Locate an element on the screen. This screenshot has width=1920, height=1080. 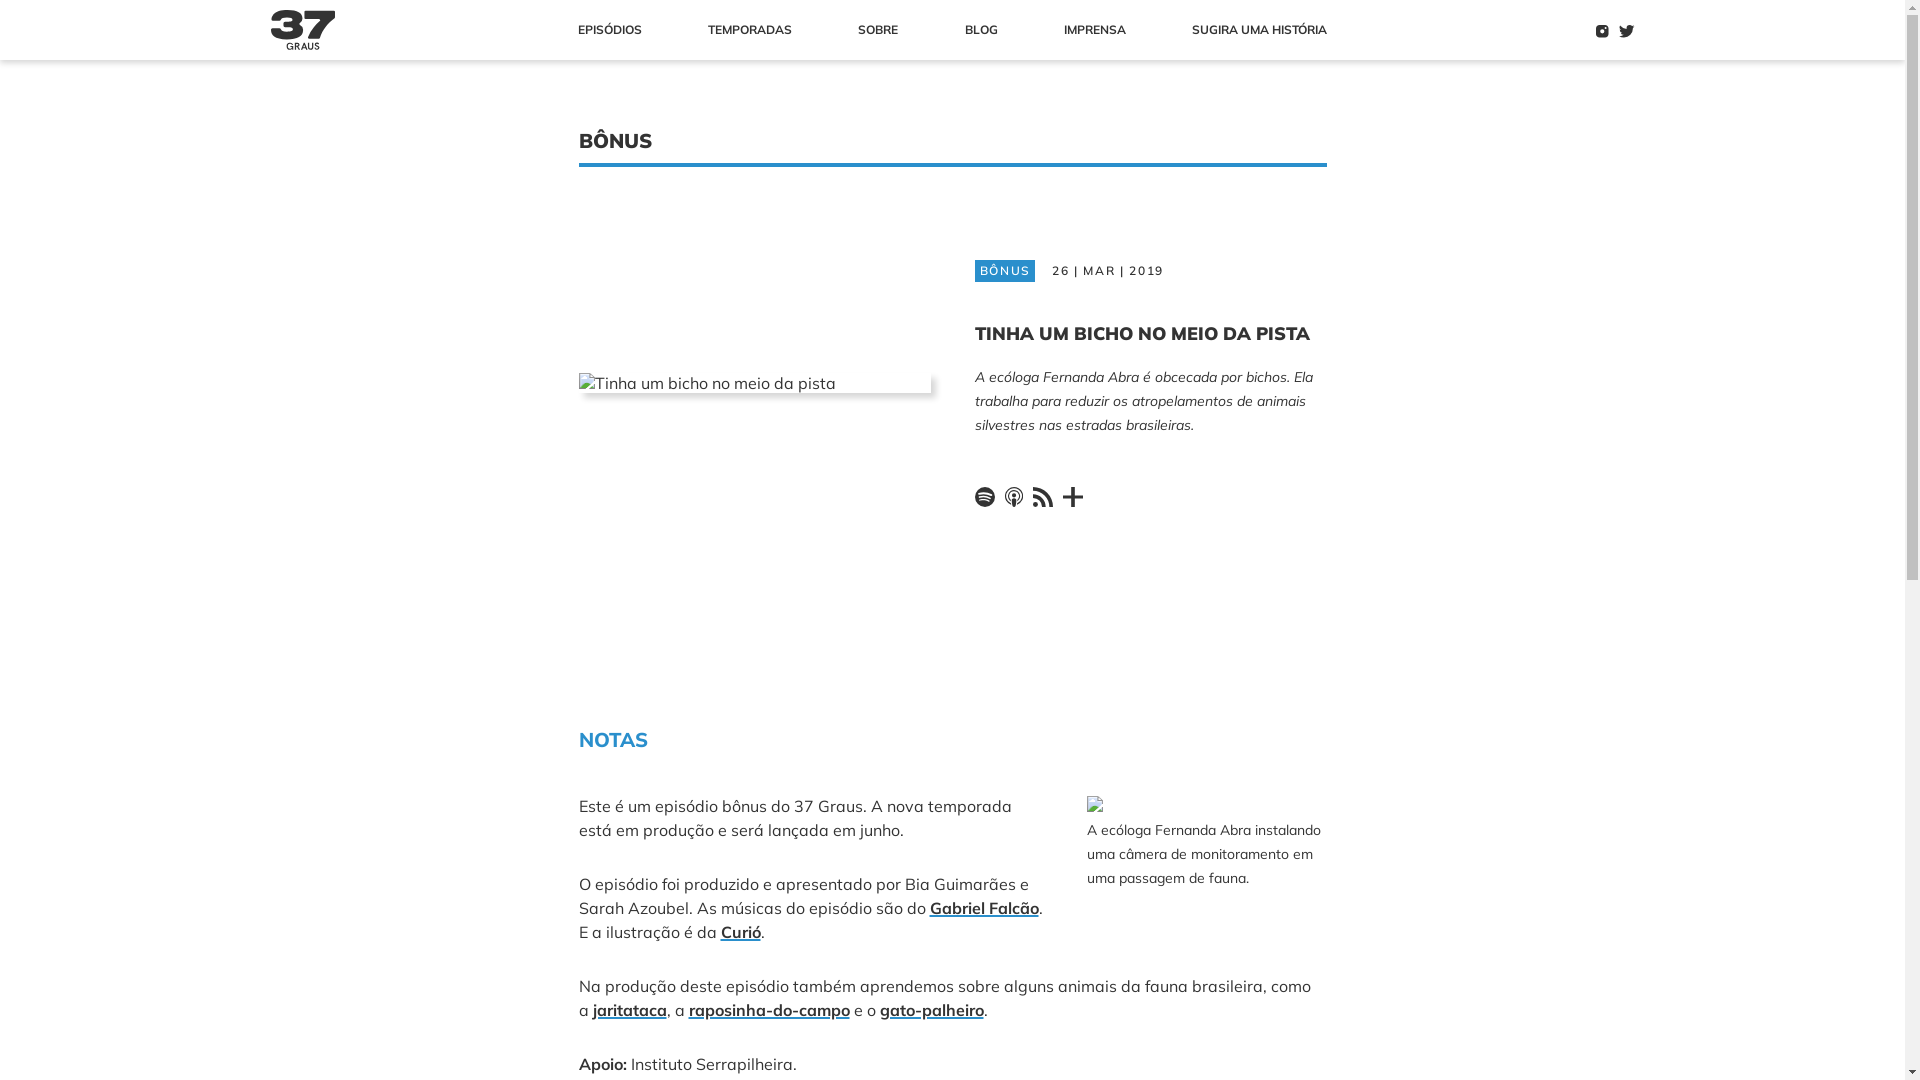
'IMPRENSA' is located at coordinates (1093, 30).